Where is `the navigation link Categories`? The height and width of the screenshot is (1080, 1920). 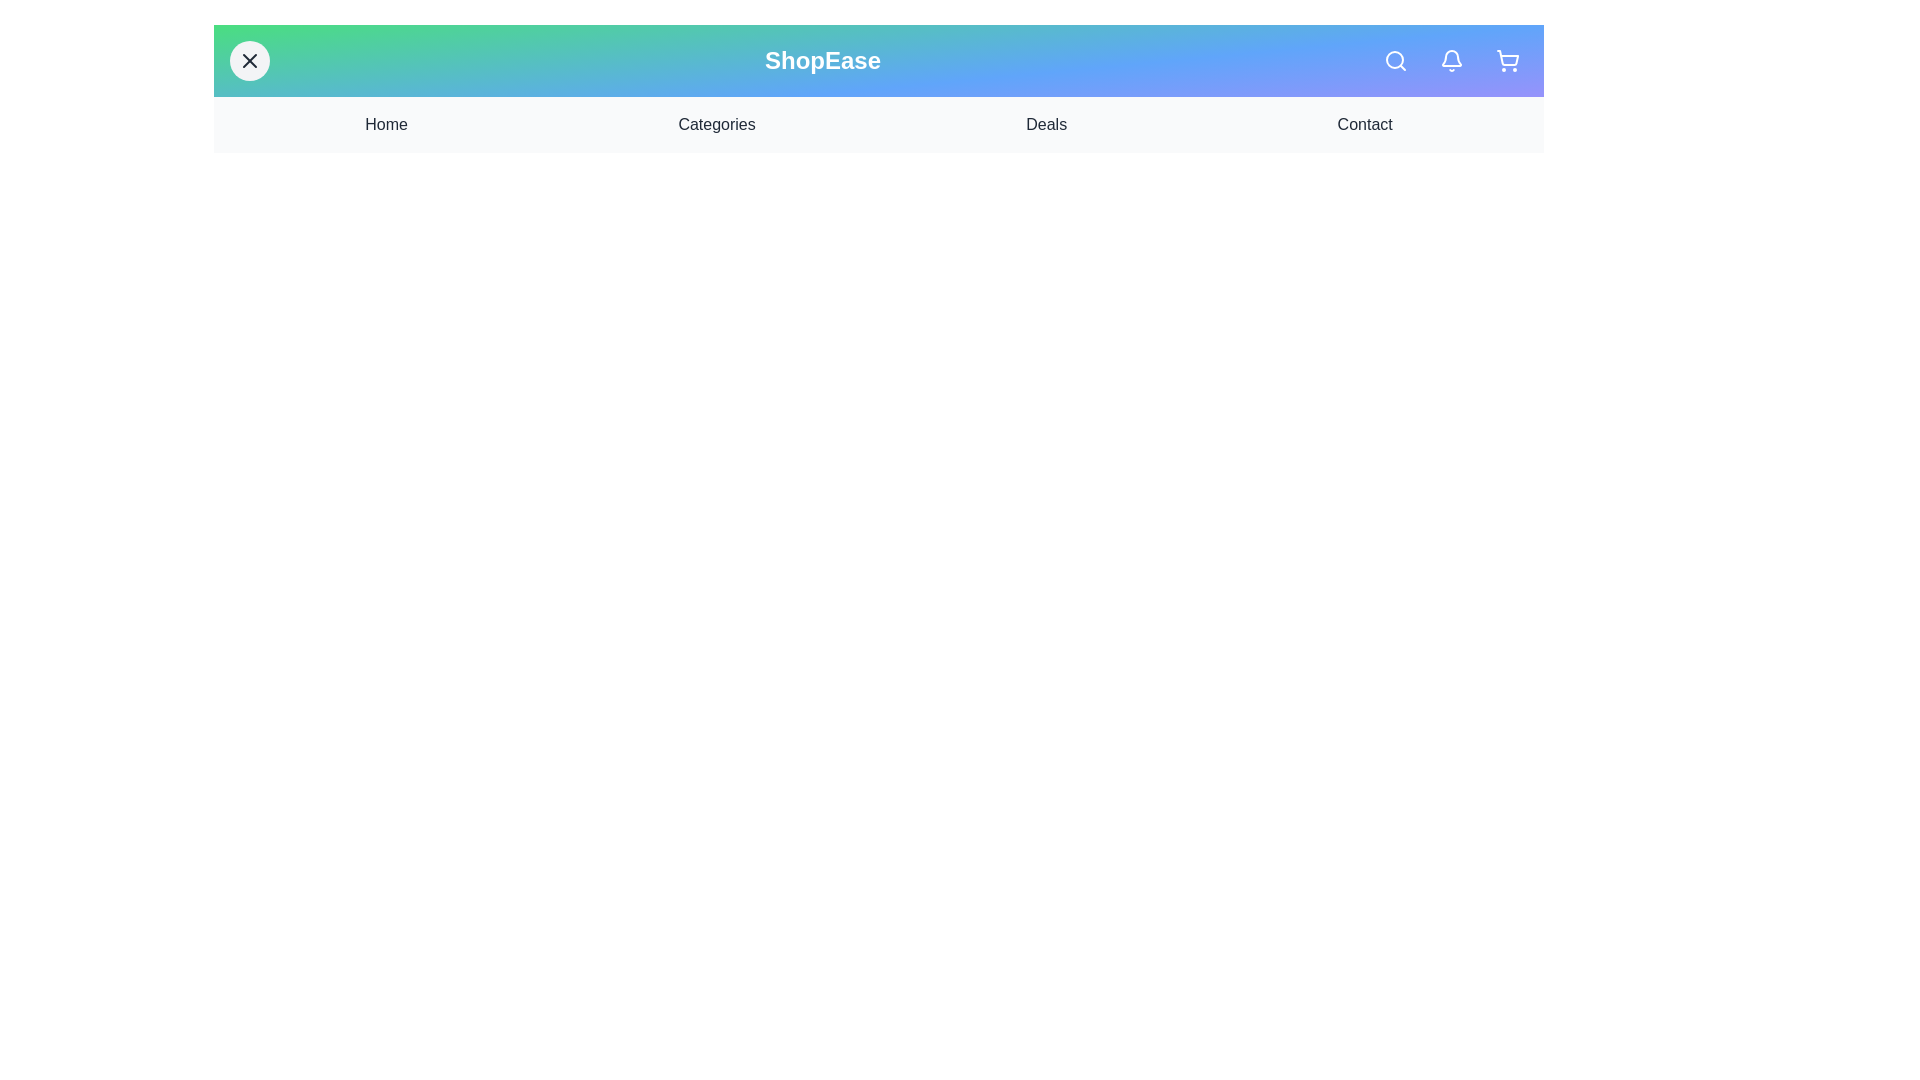
the navigation link Categories is located at coordinates (716, 124).